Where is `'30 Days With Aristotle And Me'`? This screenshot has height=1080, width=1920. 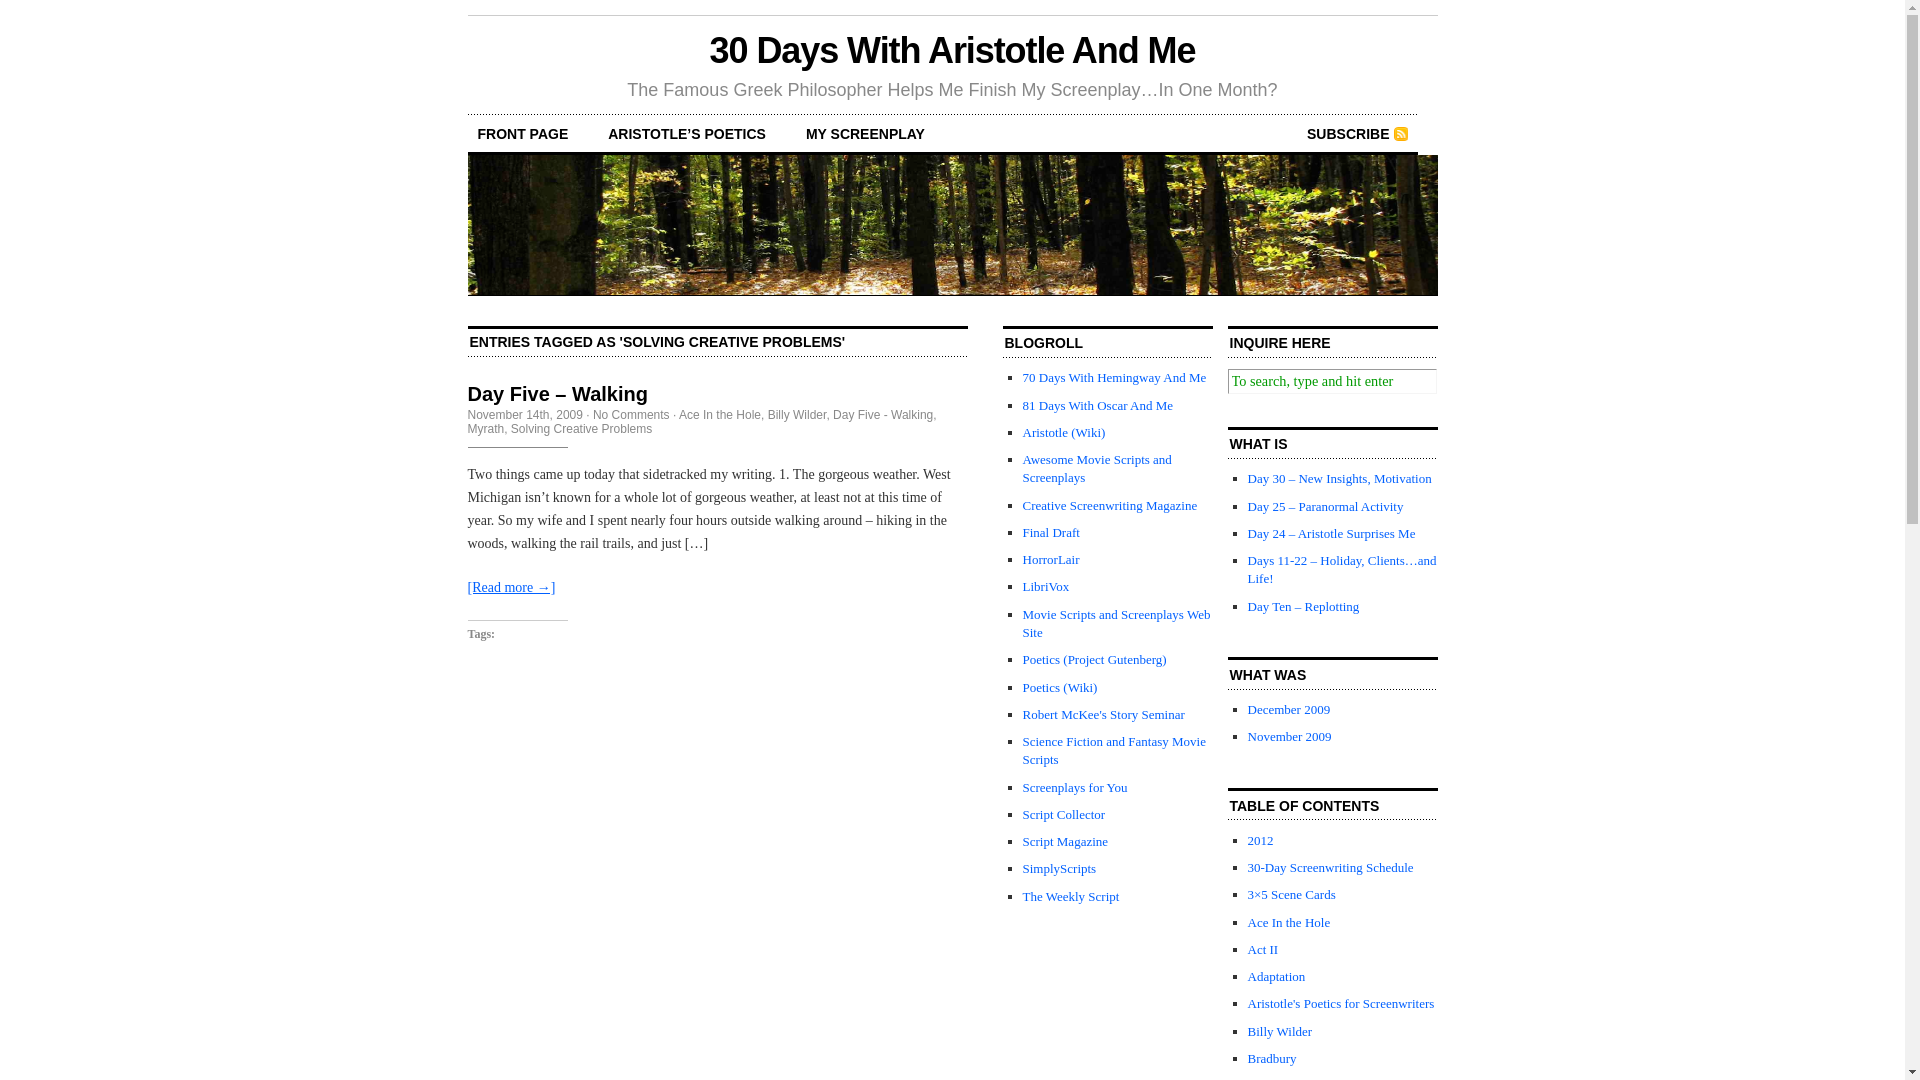 '30 Days With Aristotle And Me' is located at coordinates (952, 49).